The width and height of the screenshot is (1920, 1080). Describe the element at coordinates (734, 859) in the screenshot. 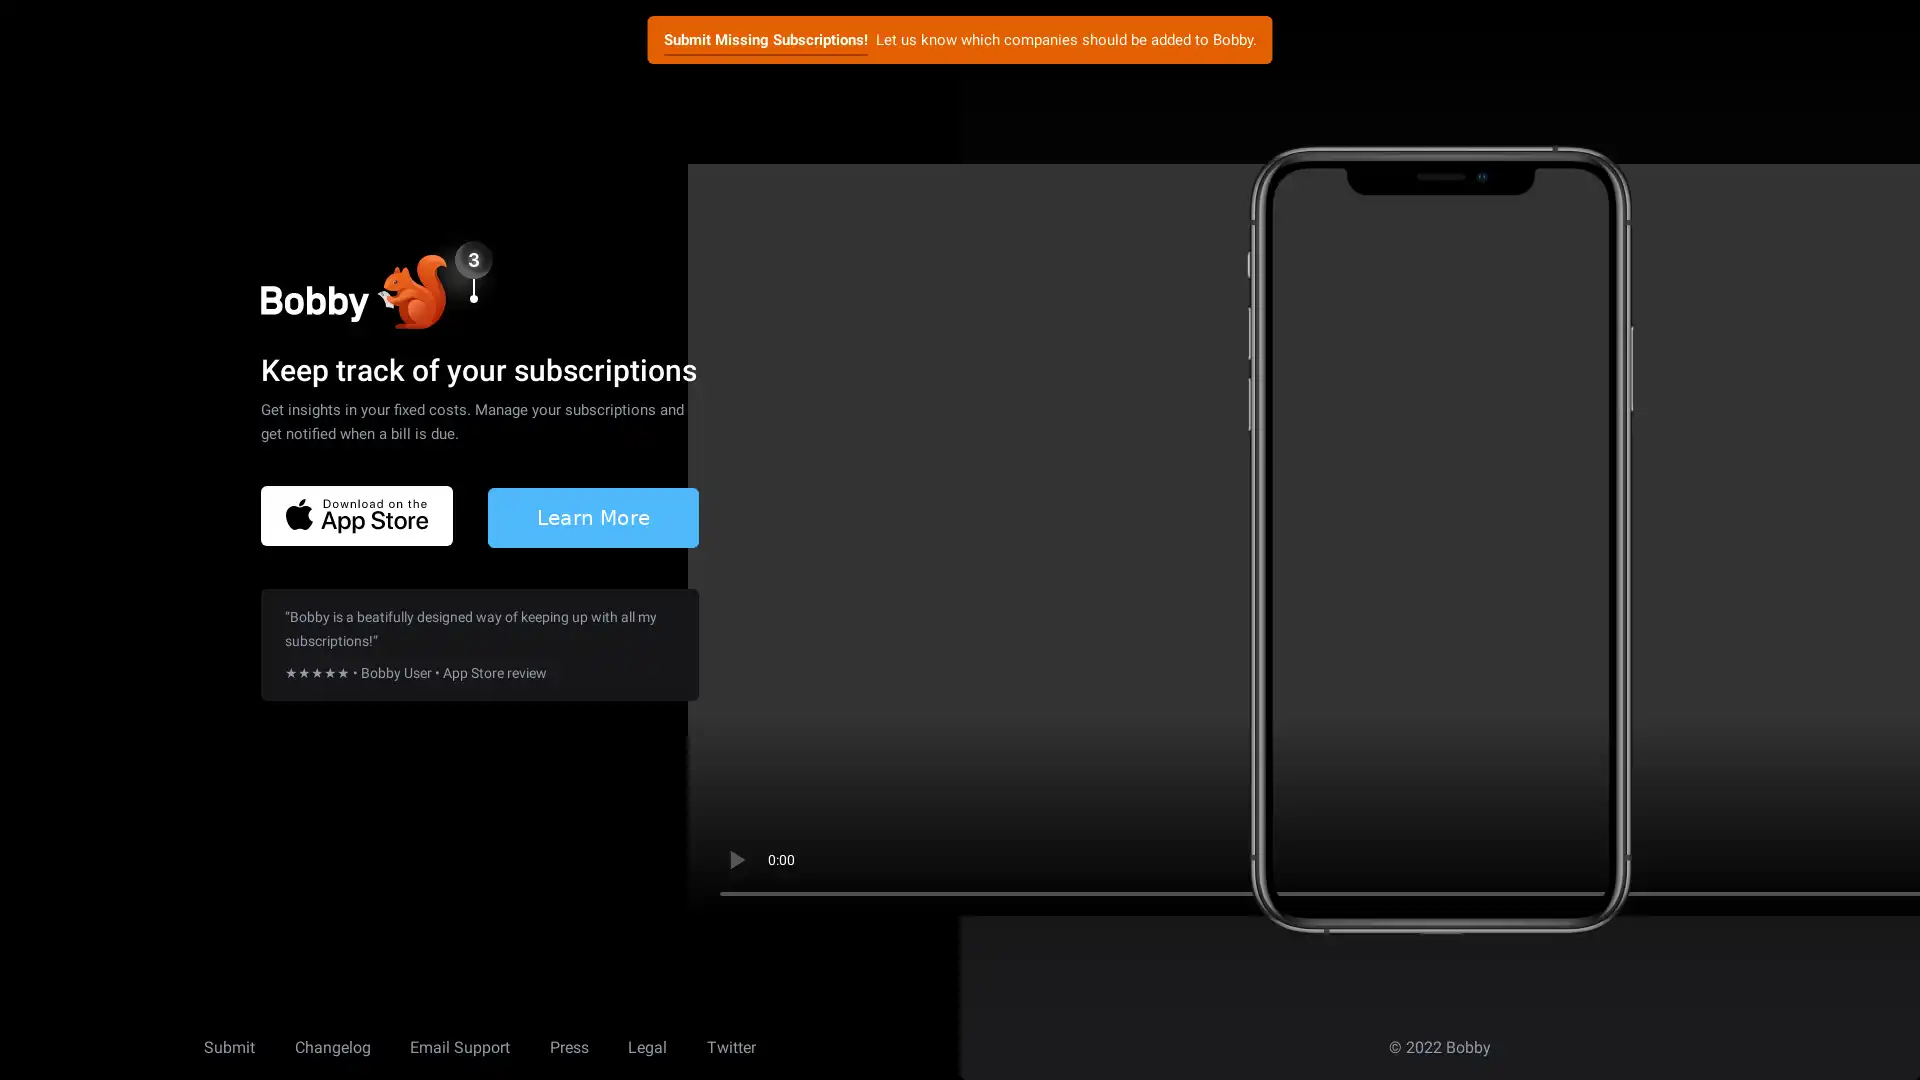

I see `play` at that location.